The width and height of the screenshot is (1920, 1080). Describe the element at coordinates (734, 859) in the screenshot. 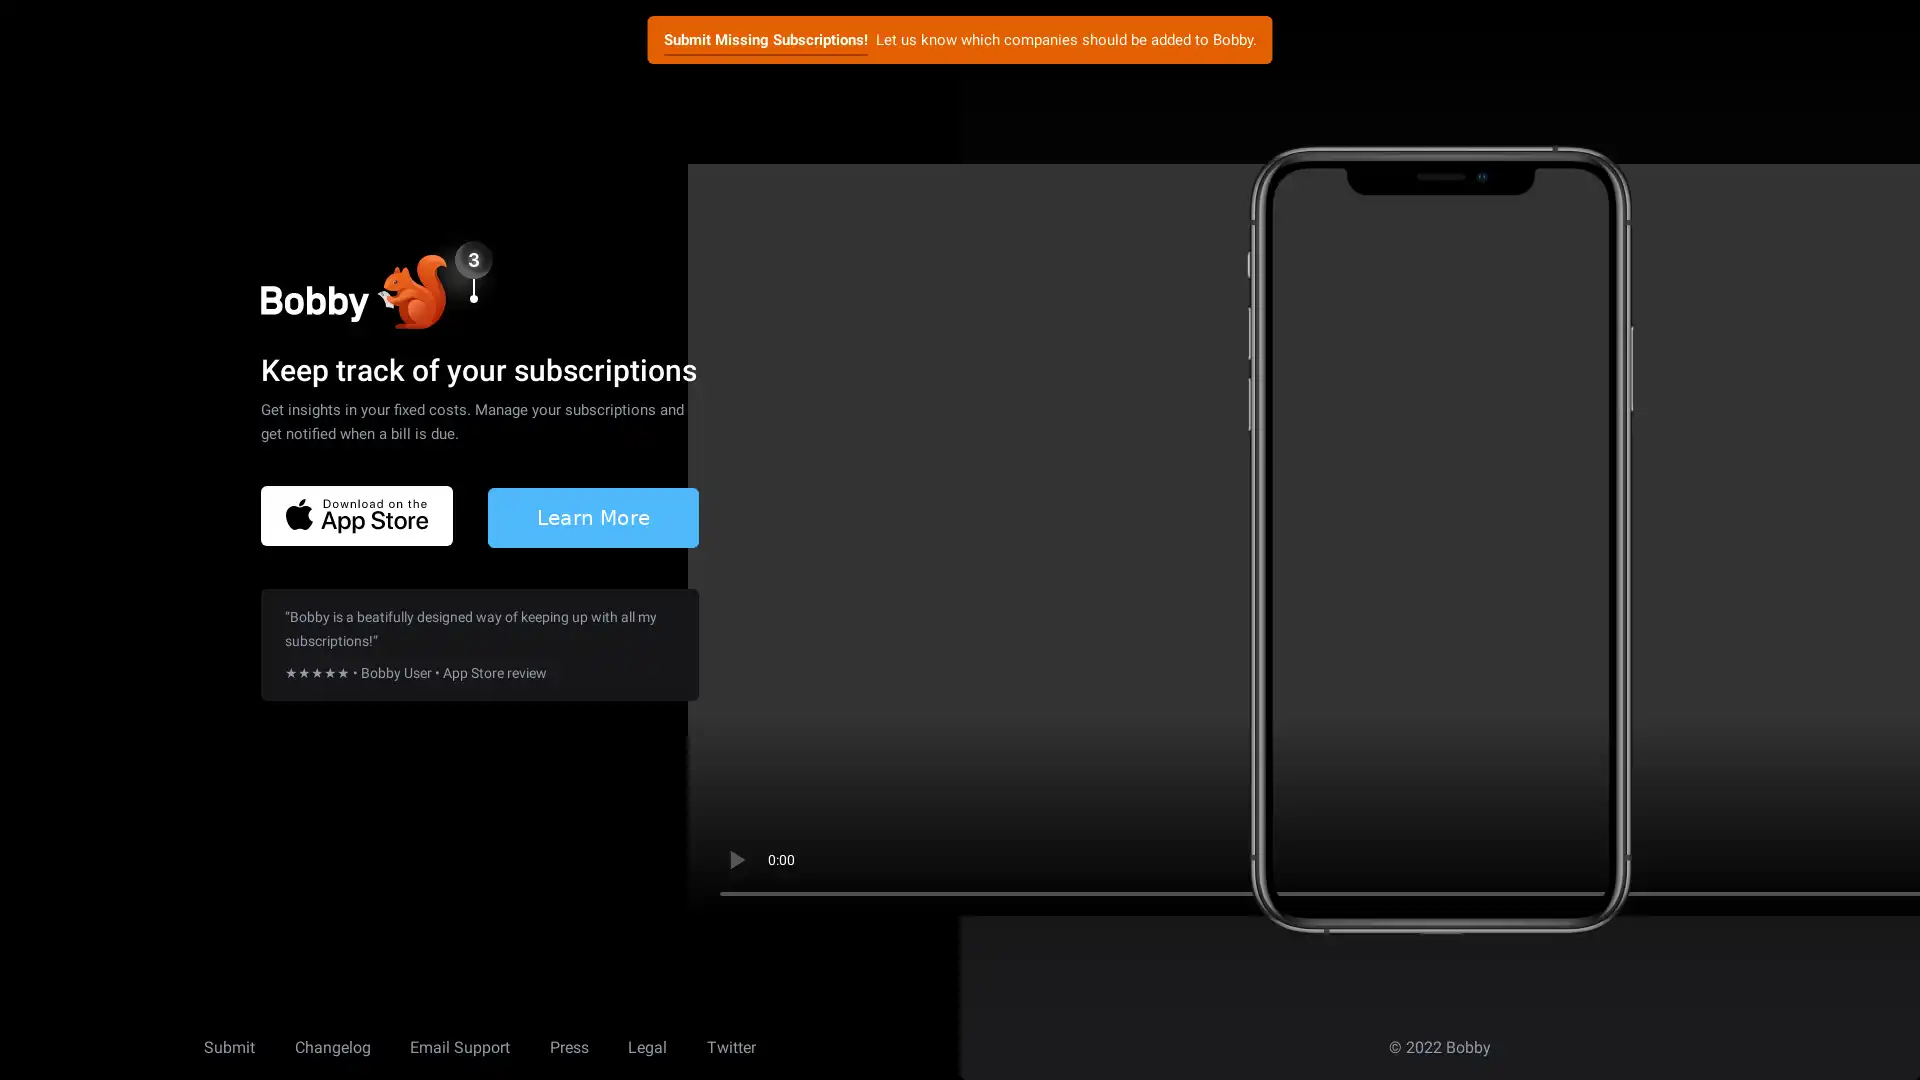

I see `play` at that location.